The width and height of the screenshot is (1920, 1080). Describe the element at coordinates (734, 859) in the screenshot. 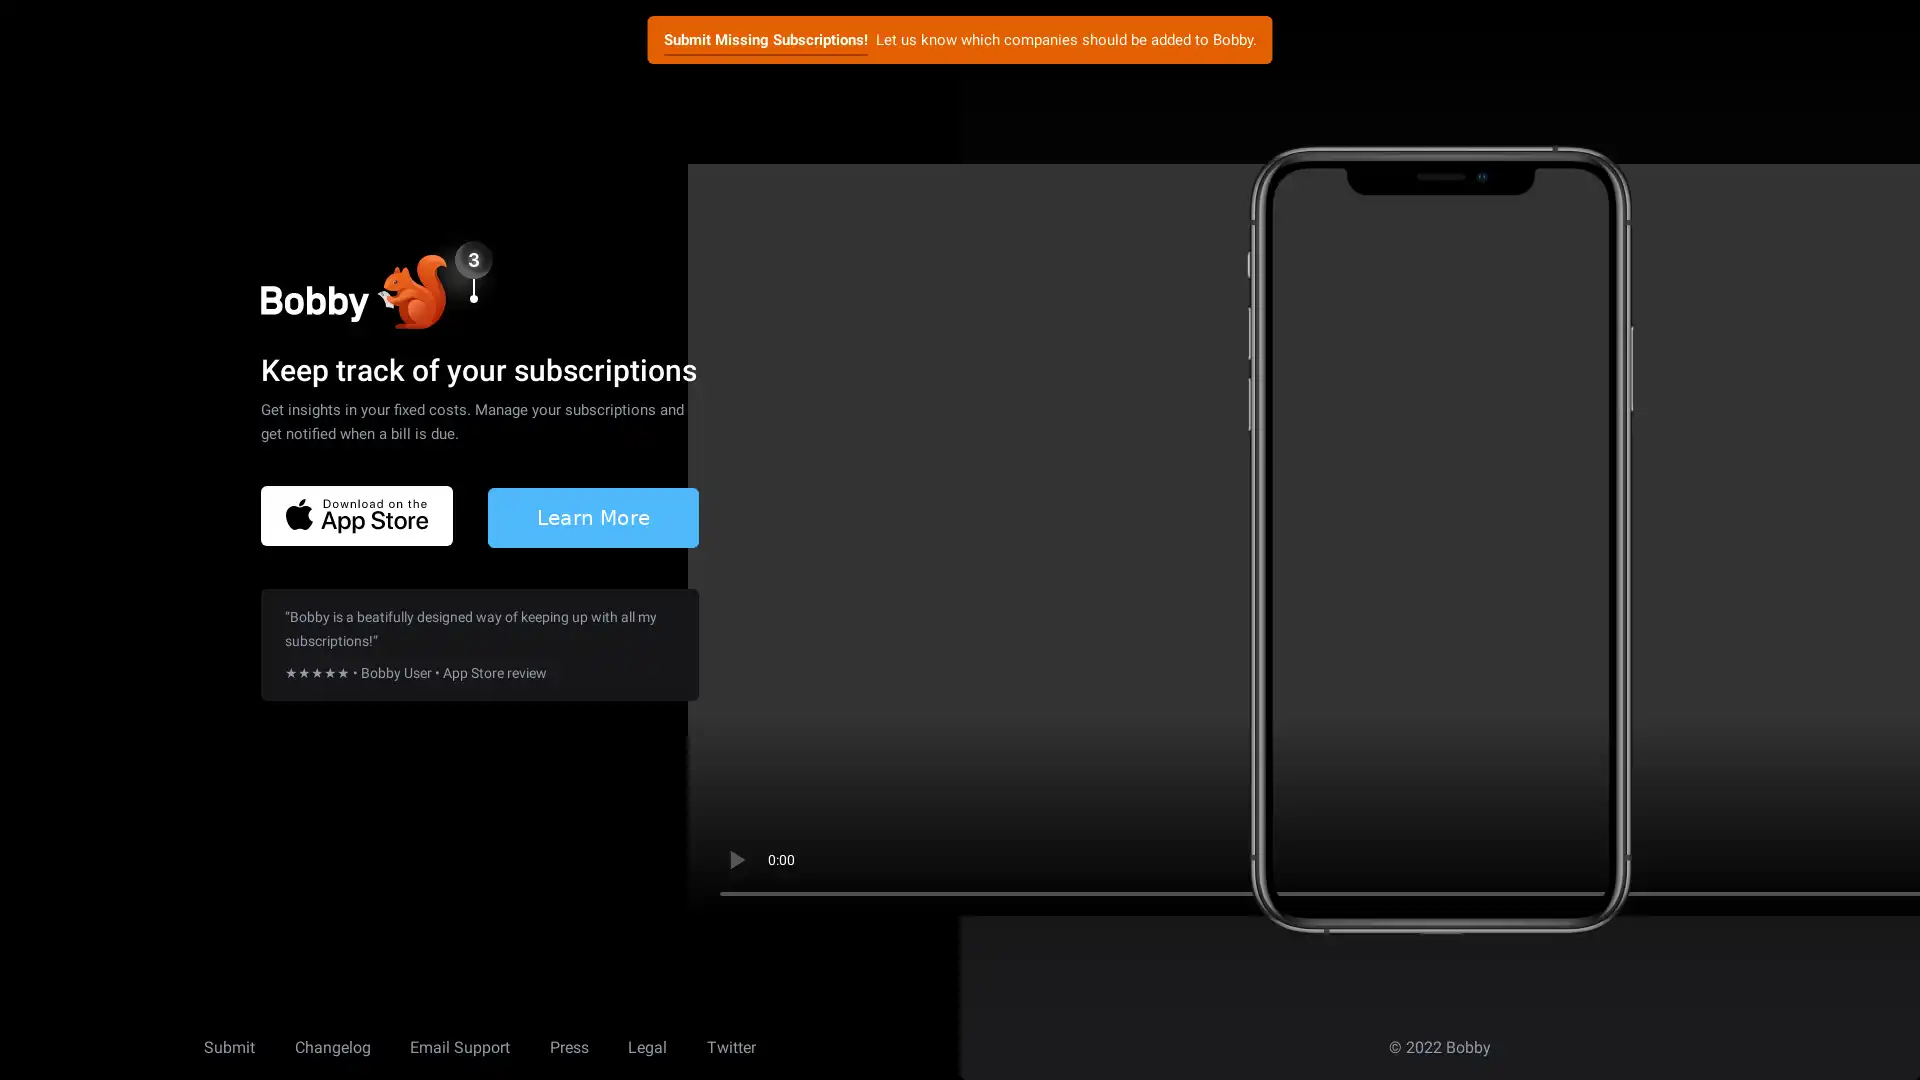

I see `play` at that location.